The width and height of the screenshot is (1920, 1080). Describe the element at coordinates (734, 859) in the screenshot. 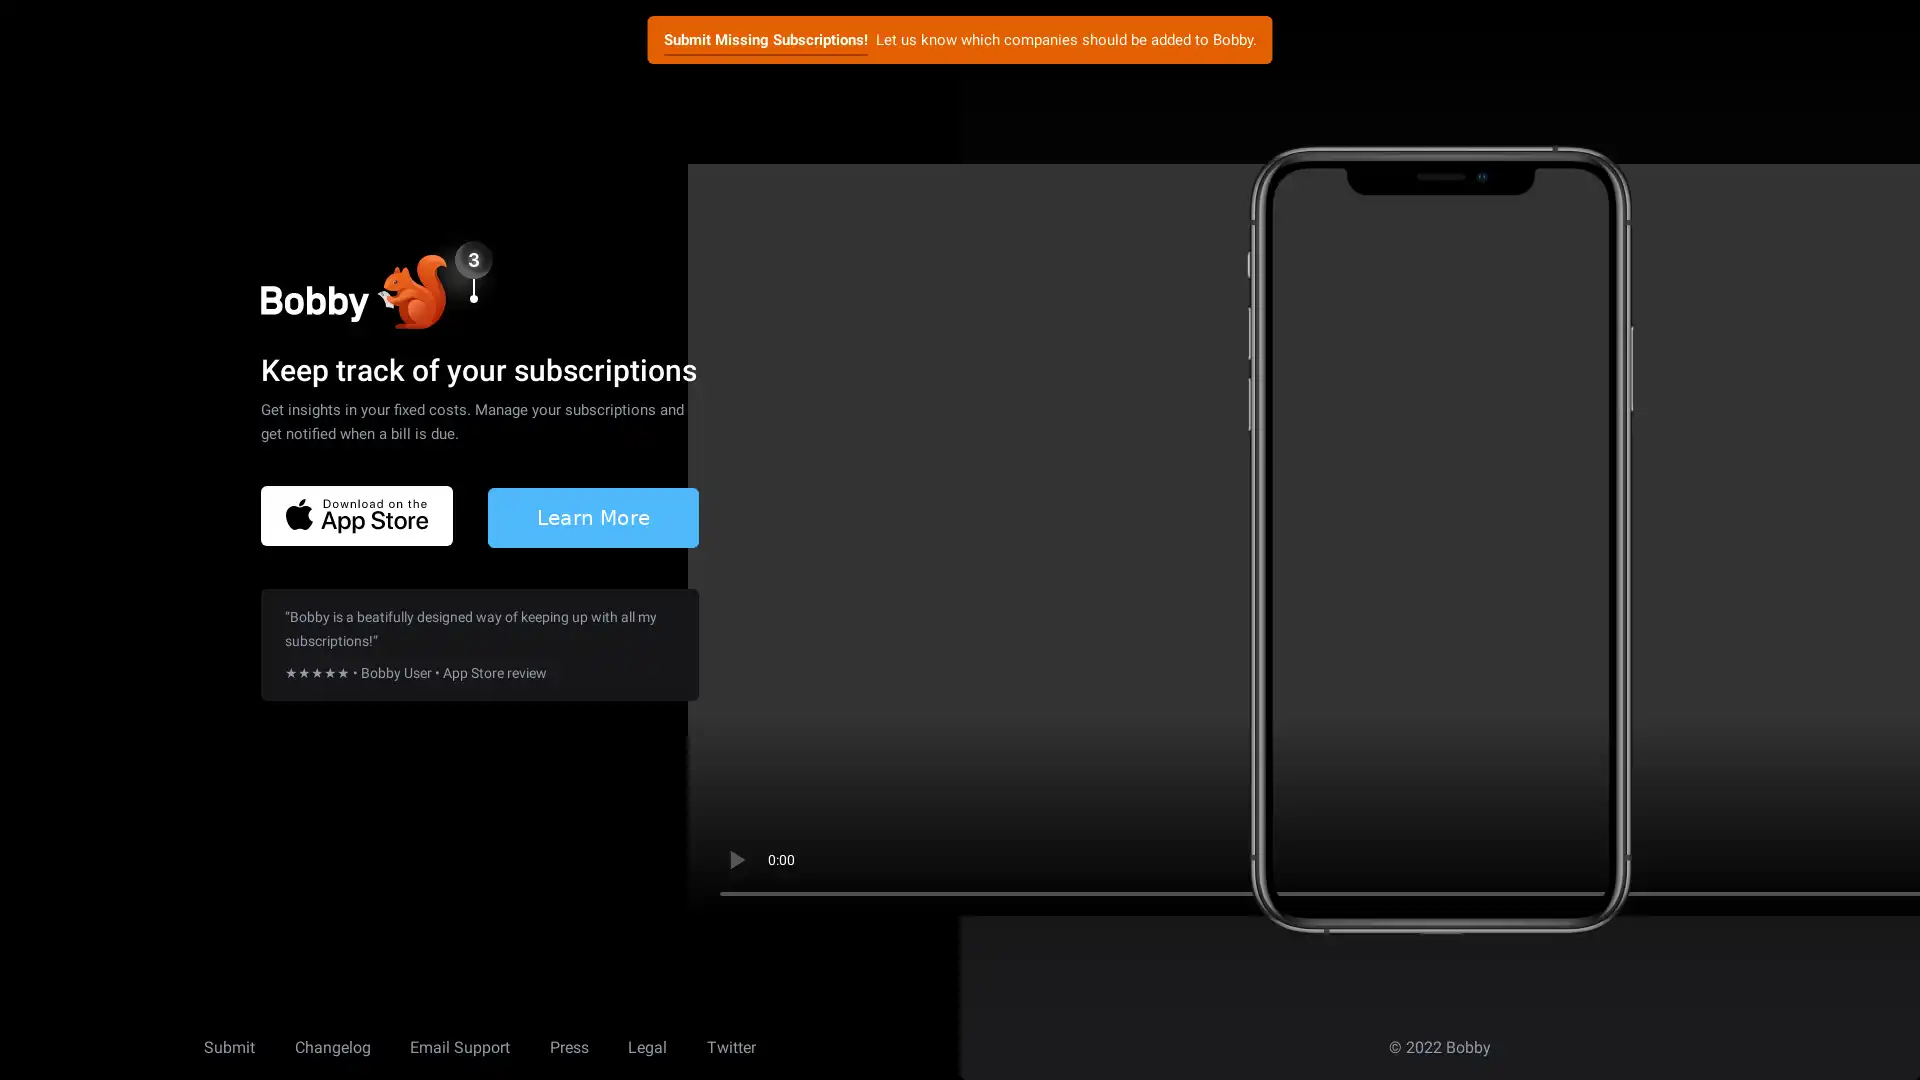

I see `play` at that location.